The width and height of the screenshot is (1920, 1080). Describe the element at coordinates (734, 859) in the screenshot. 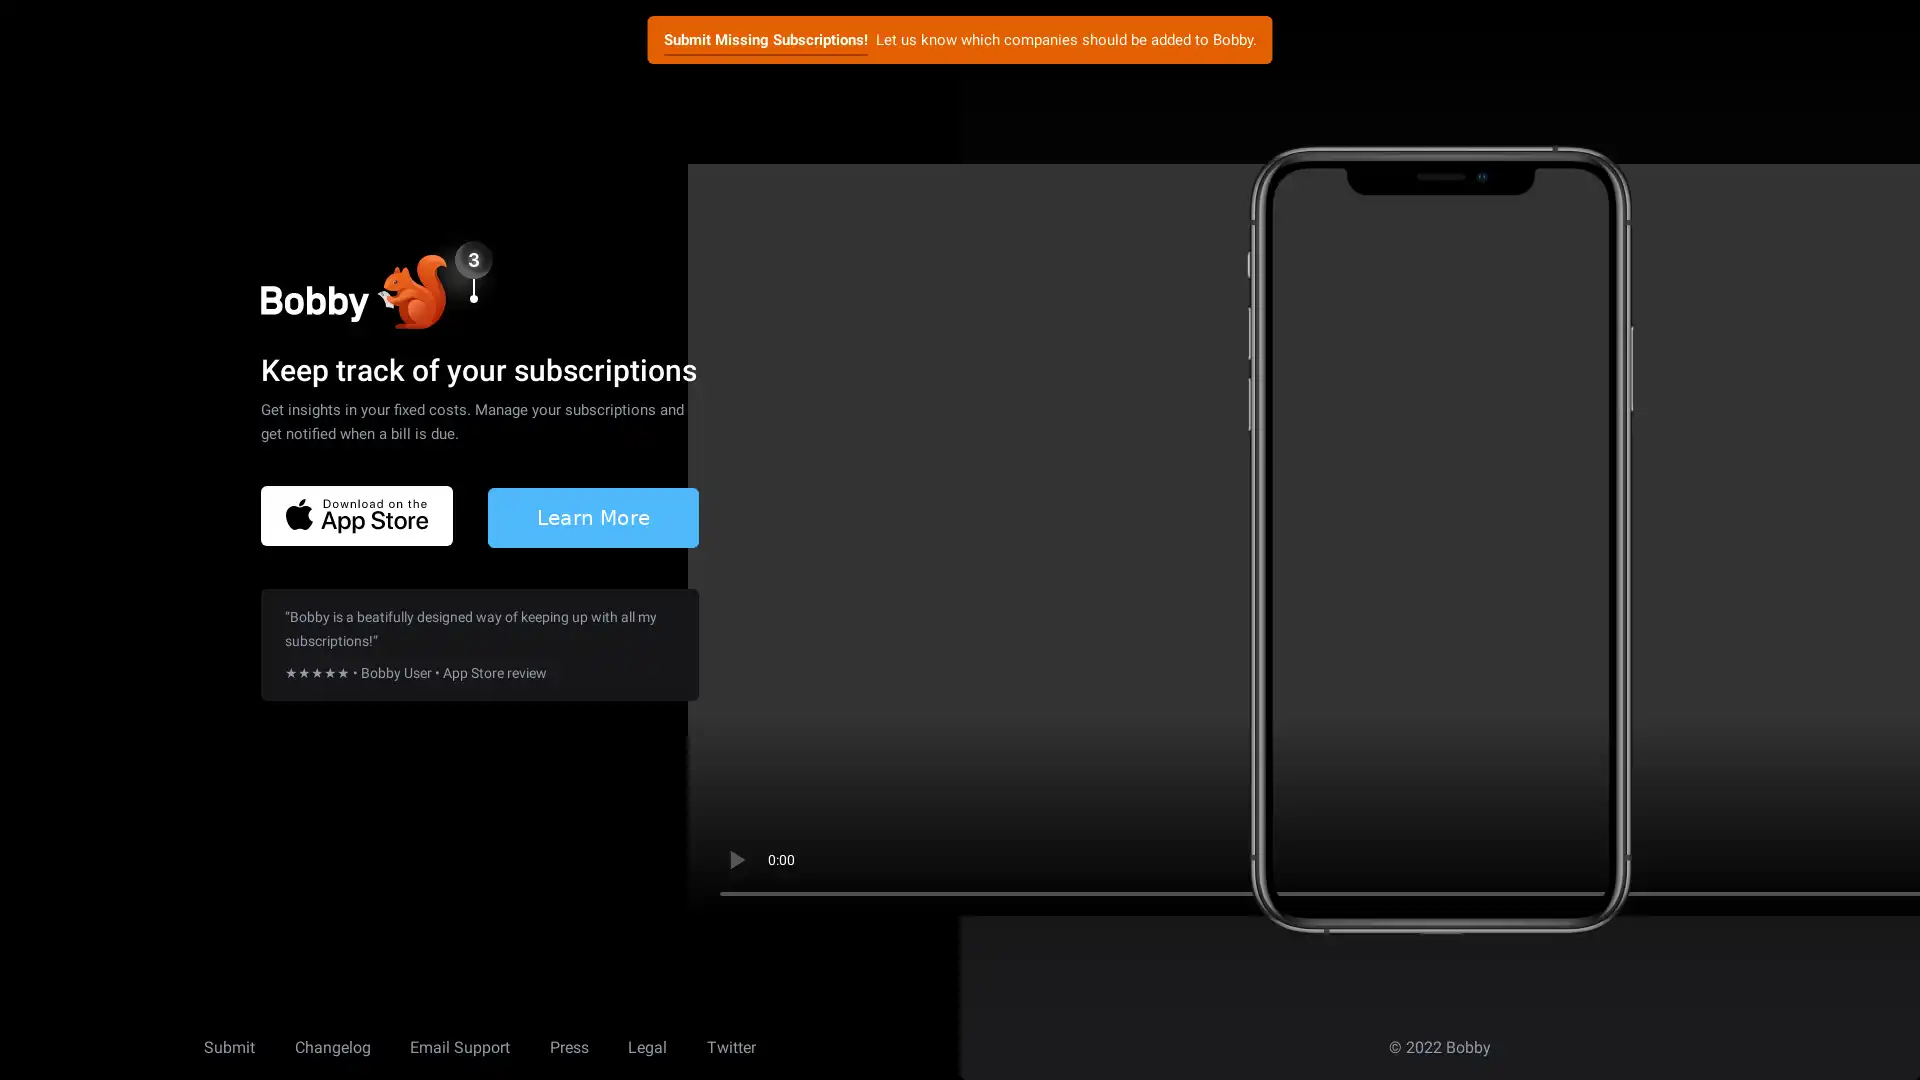

I see `play` at that location.